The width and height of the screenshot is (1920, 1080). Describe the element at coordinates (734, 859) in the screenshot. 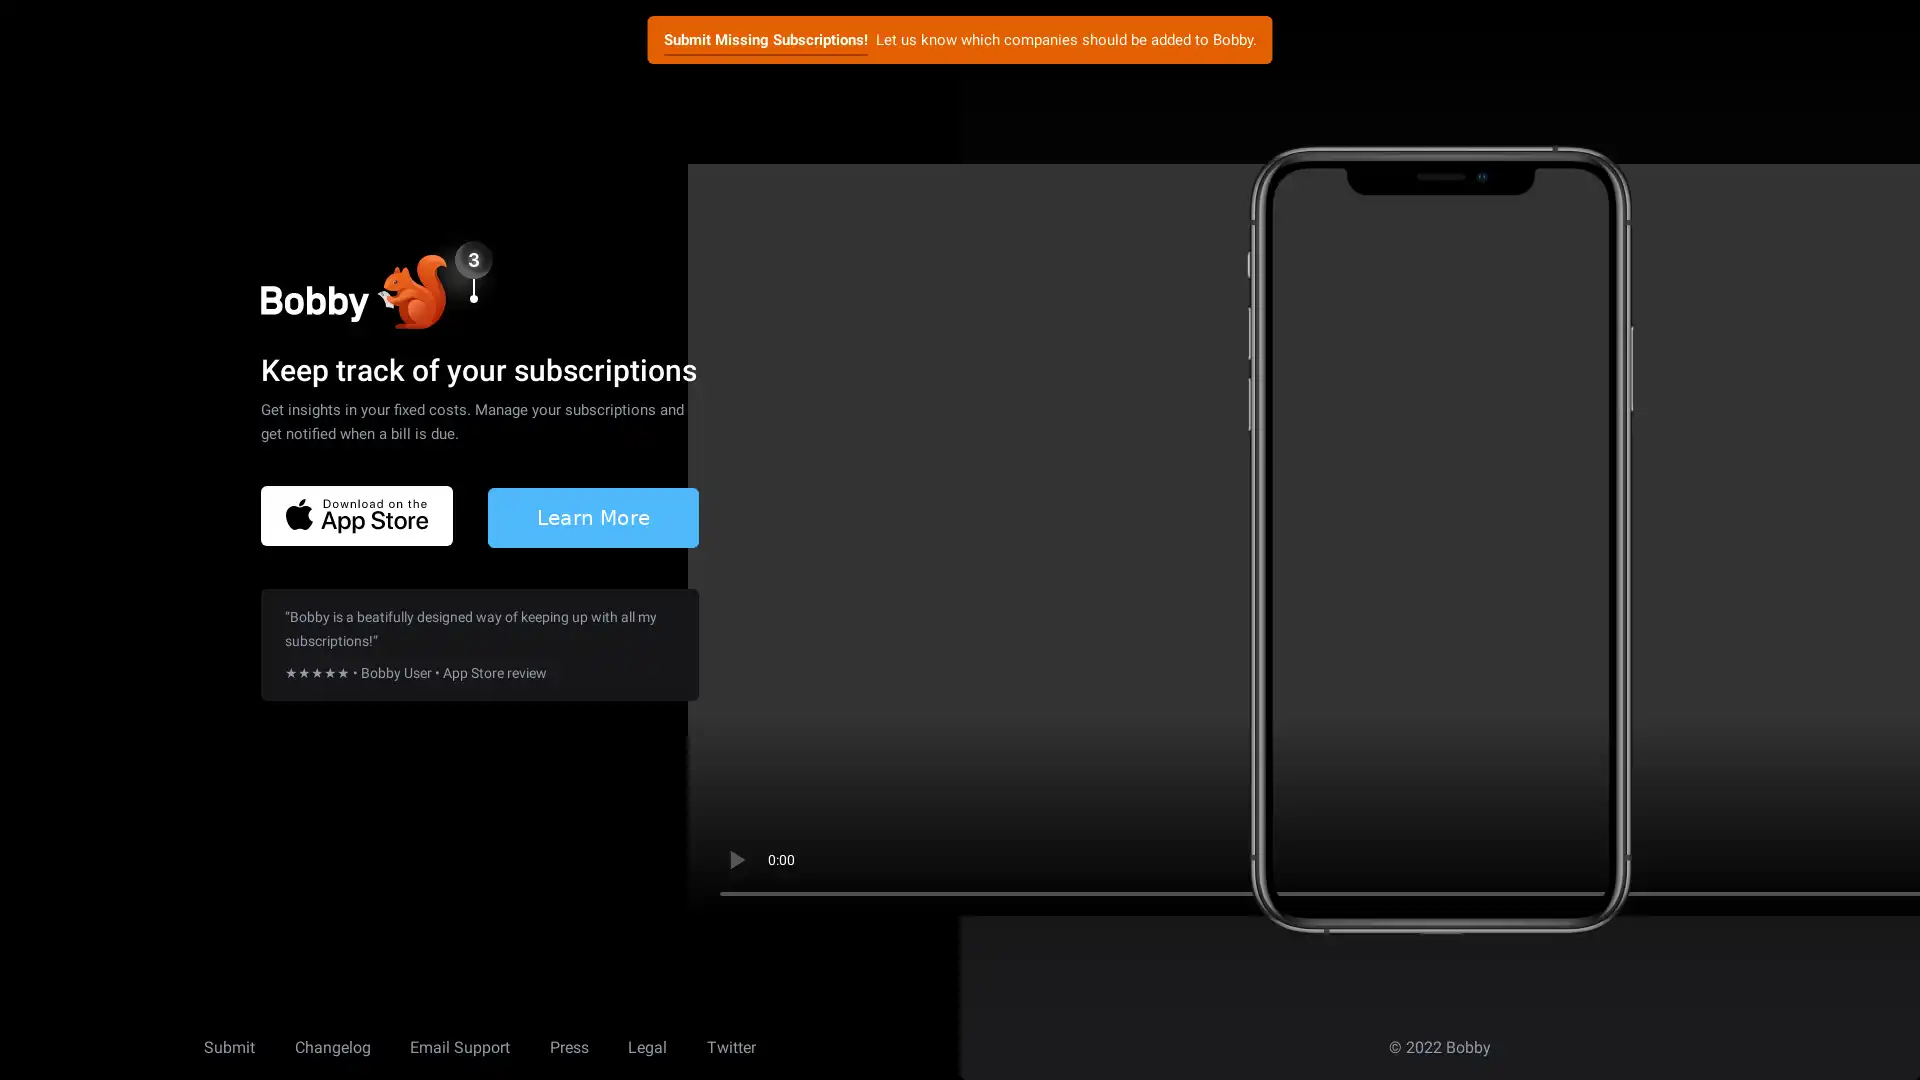

I see `play` at that location.